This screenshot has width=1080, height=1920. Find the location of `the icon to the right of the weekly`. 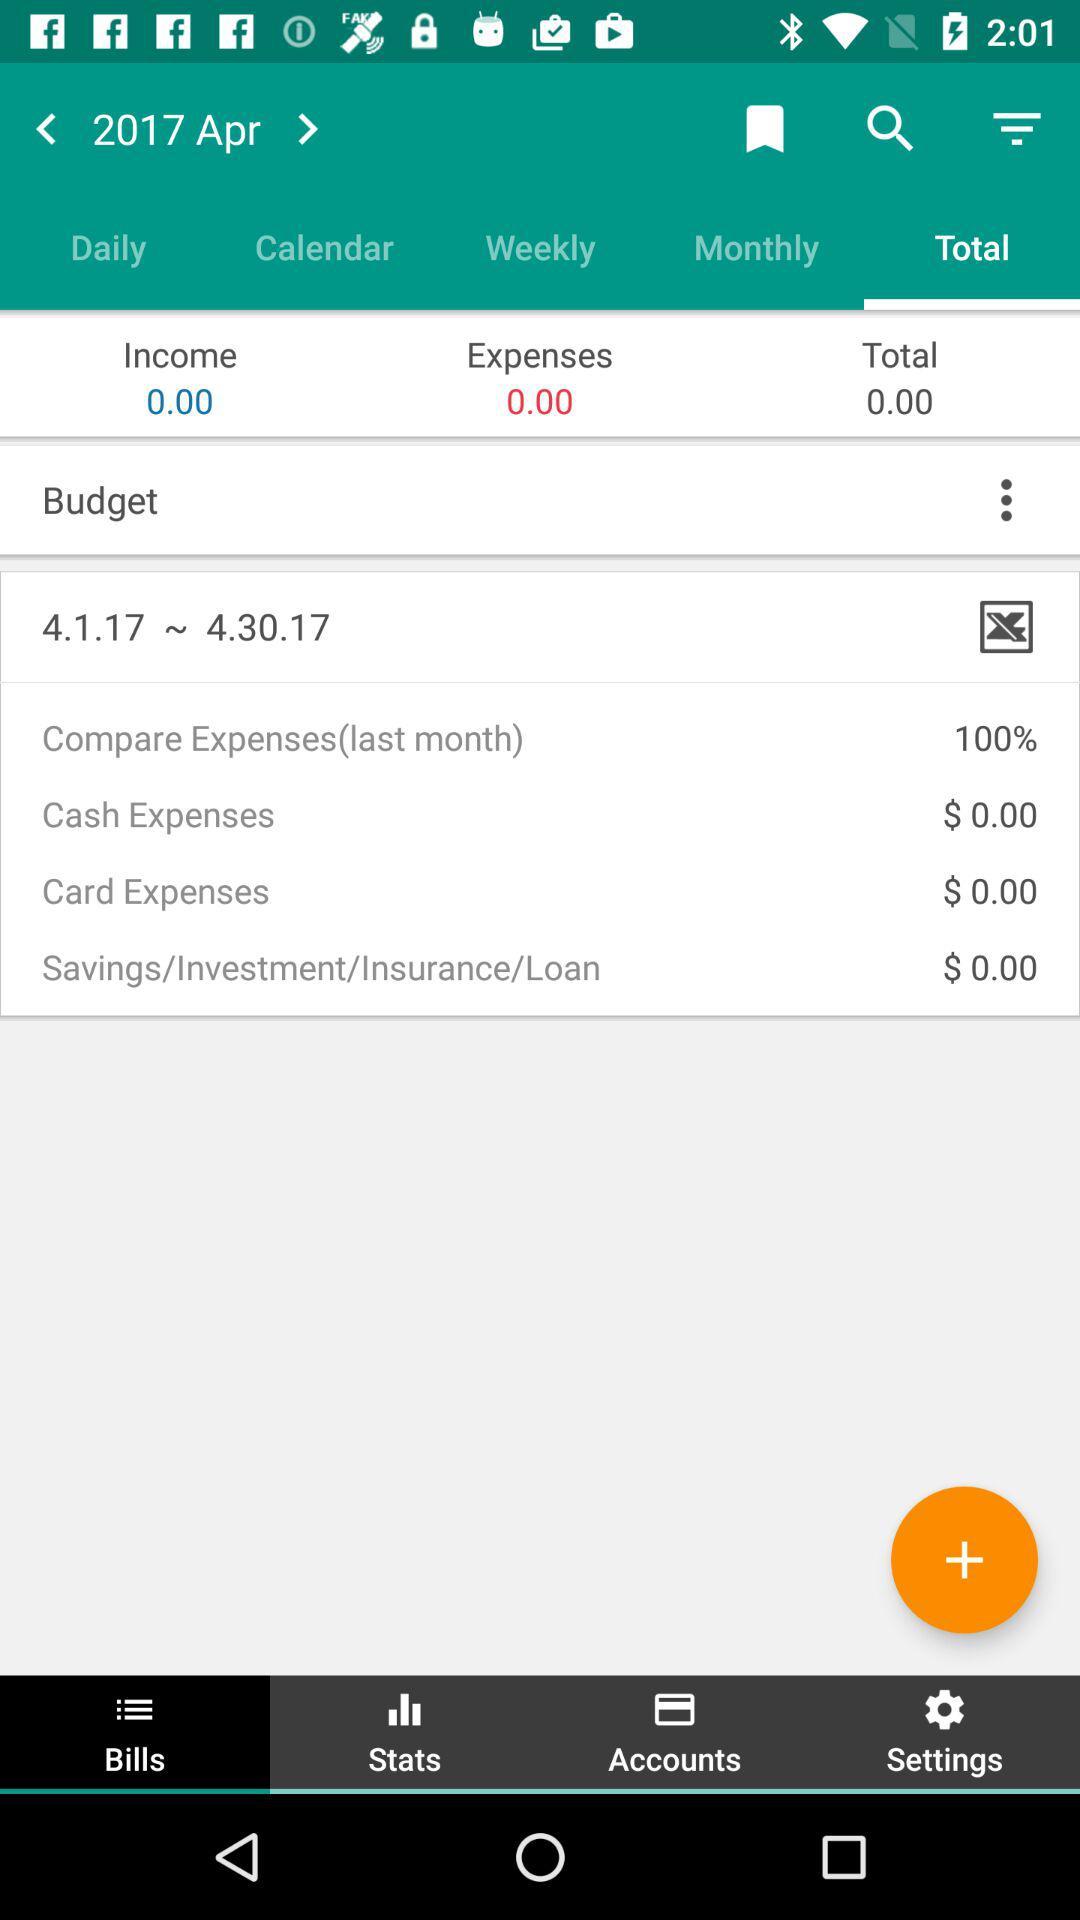

the icon to the right of the weekly is located at coordinates (756, 245).